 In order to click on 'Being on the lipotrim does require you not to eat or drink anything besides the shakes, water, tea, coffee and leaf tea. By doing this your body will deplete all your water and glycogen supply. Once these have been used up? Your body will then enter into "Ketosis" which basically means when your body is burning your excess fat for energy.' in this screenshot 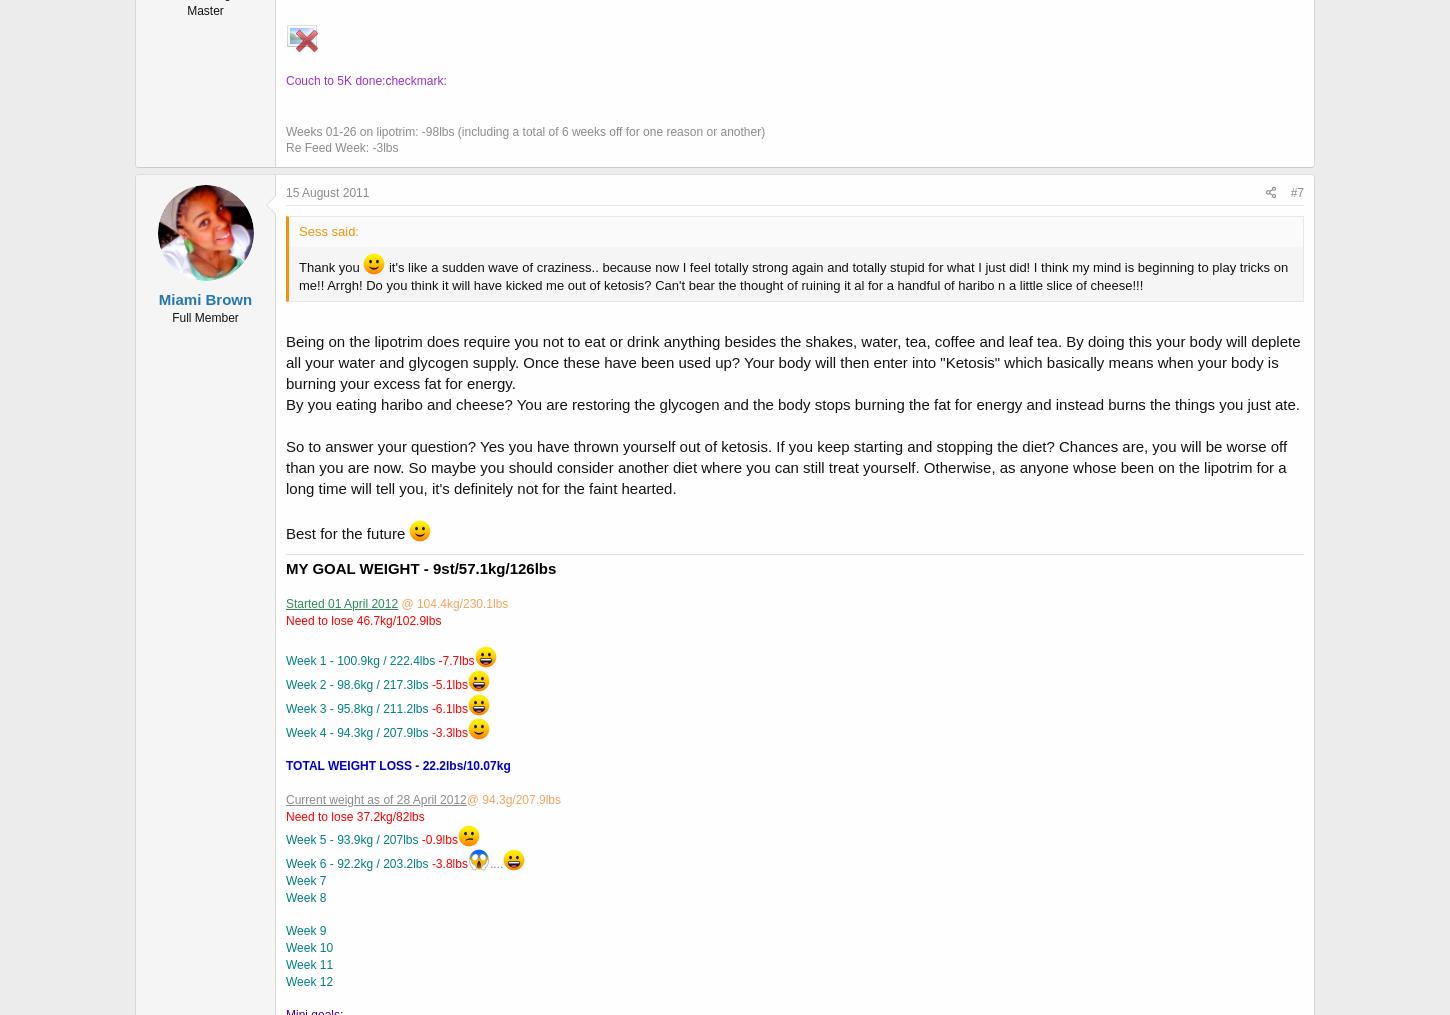, I will do `click(793, 360)`.